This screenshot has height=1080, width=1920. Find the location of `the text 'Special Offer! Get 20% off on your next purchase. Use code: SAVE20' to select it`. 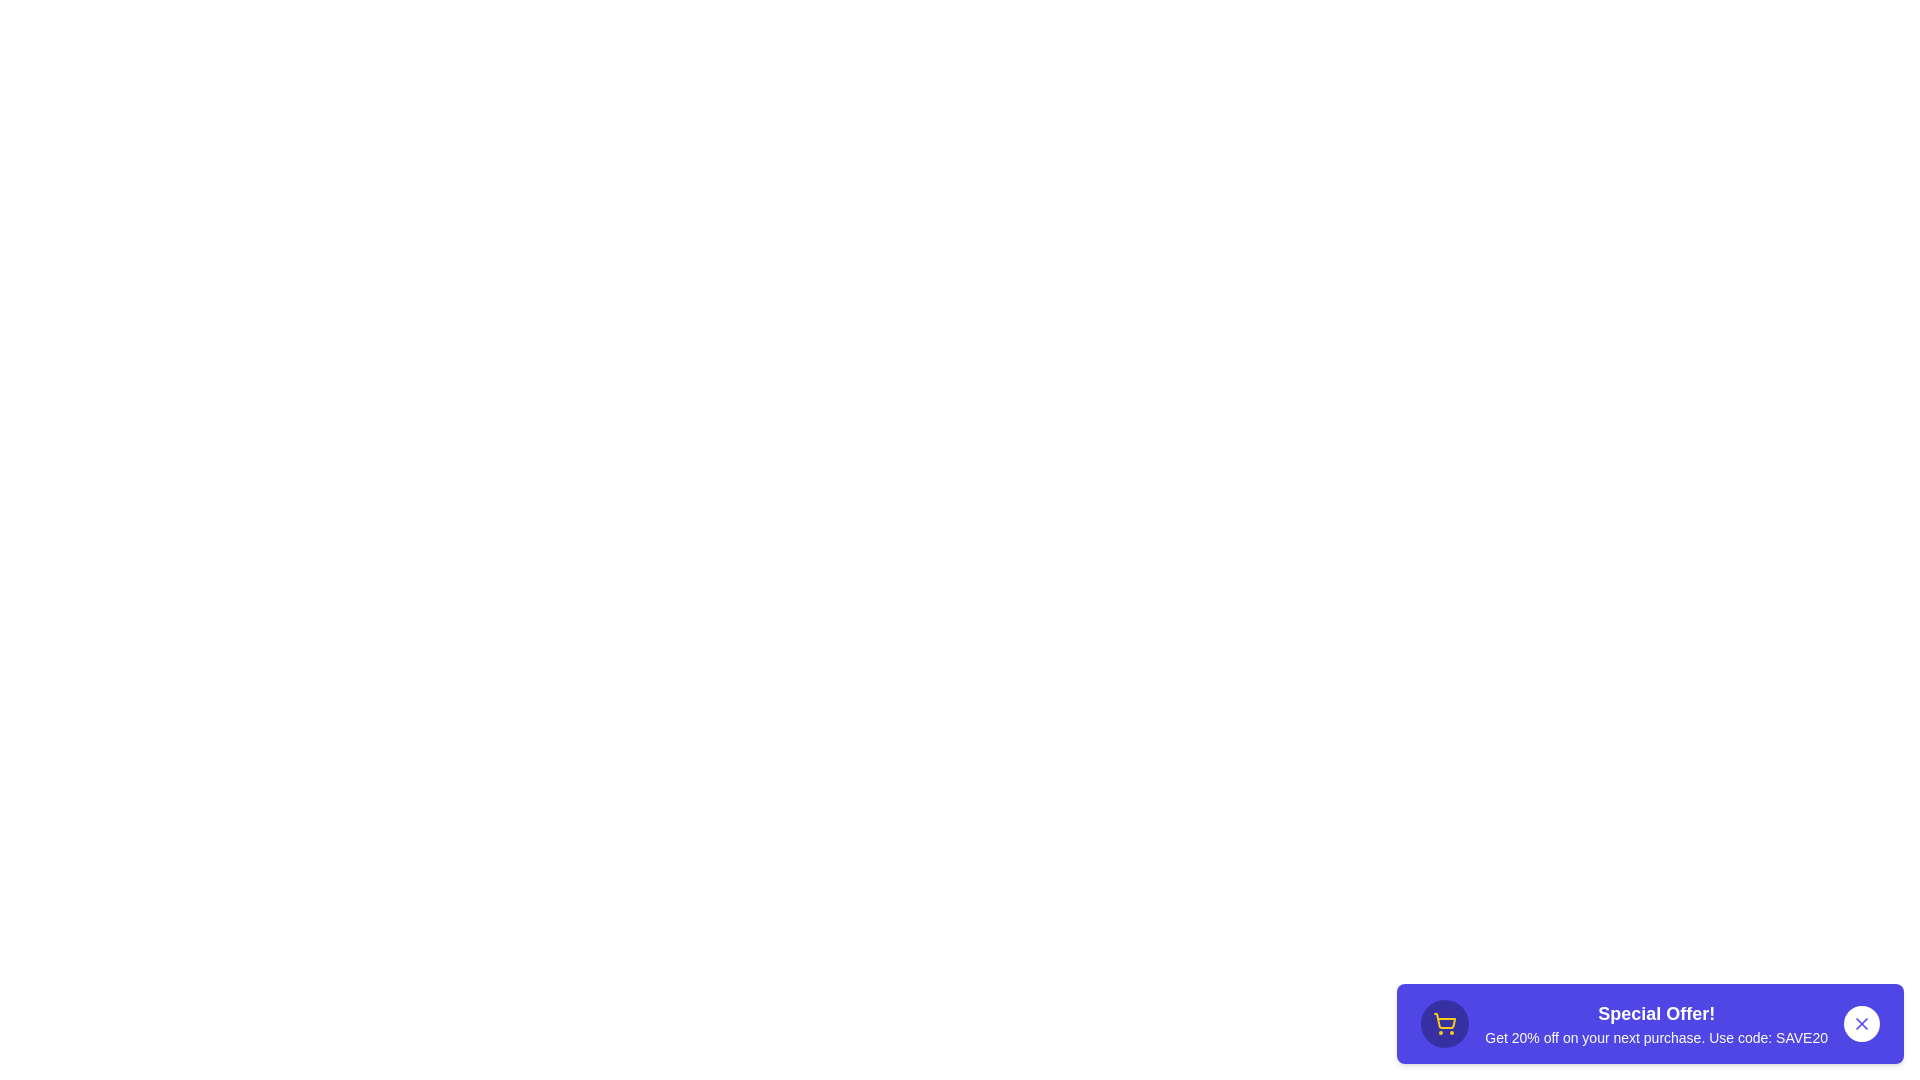

the text 'Special Offer! Get 20% off on your next purchase. Use code: SAVE20' to select it is located at coordinates (1650, 1023).